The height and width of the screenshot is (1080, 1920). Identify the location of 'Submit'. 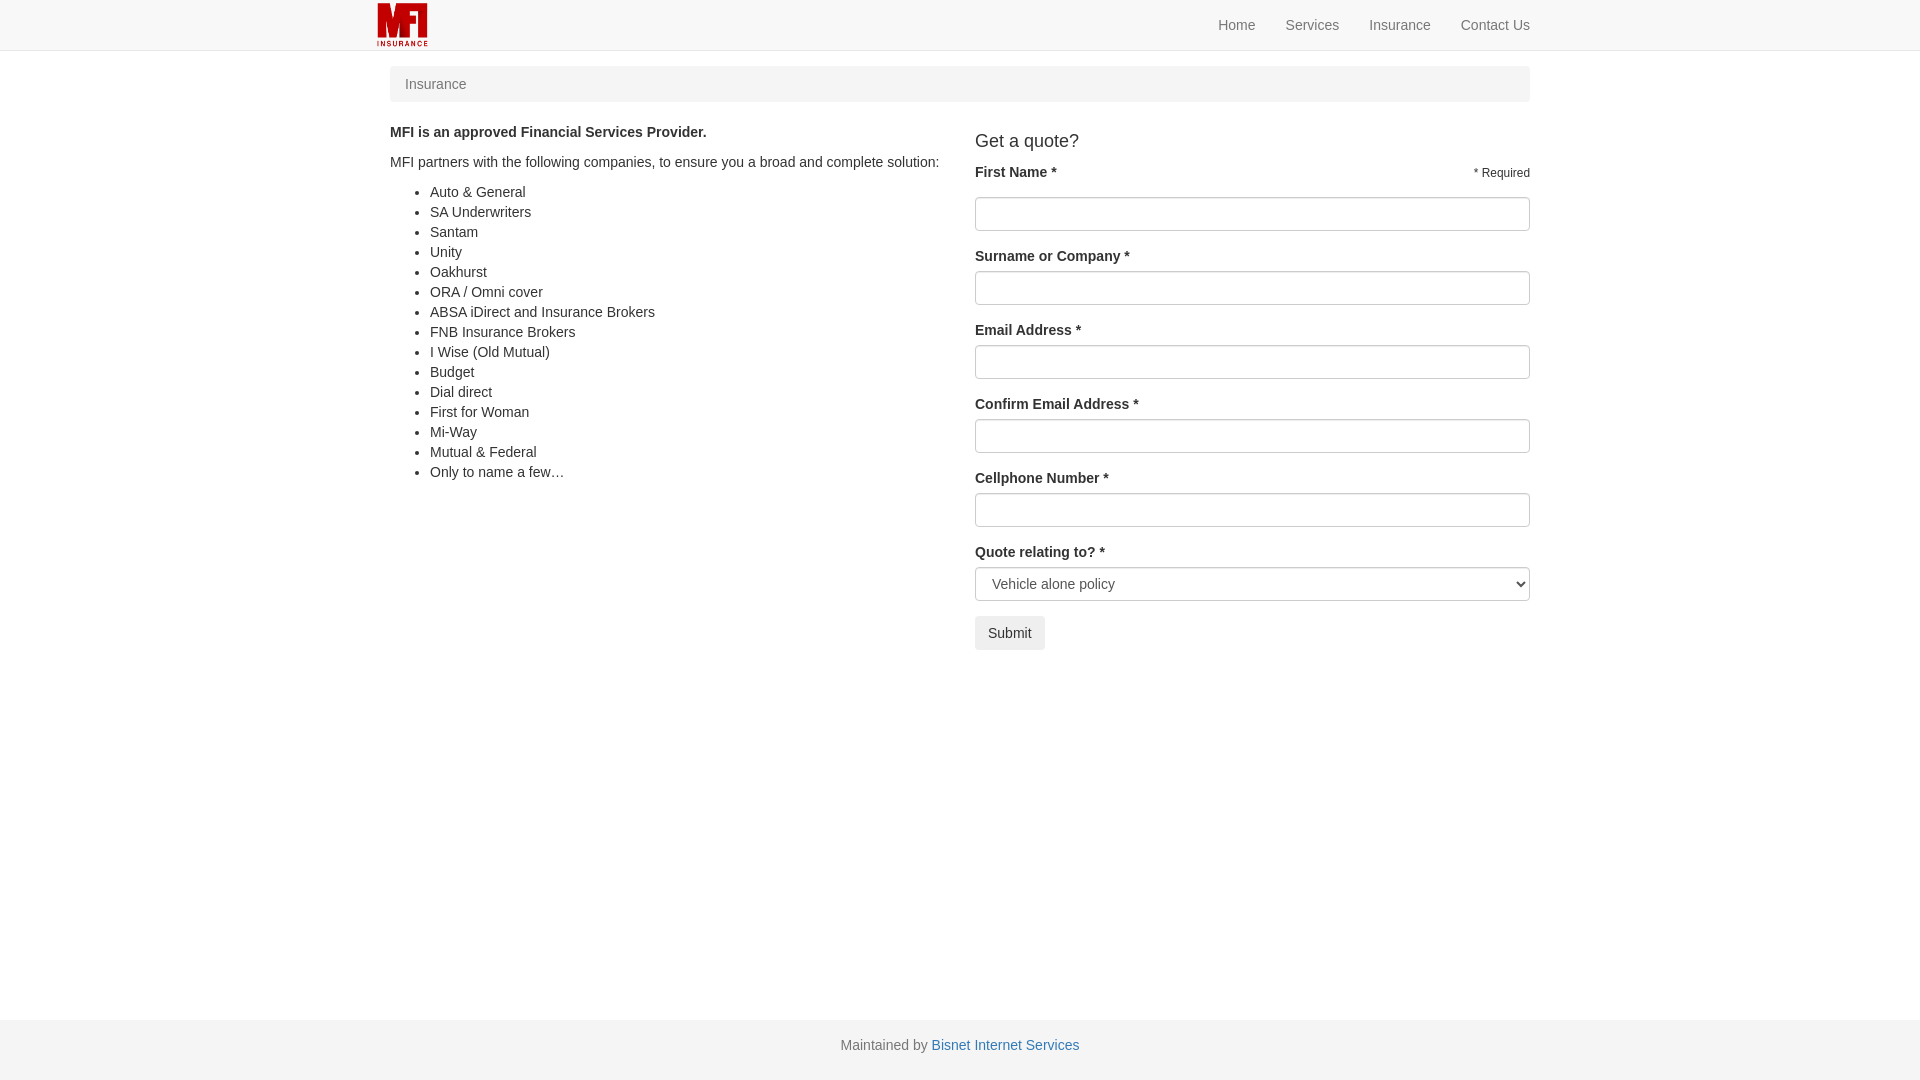
(1009, 632).